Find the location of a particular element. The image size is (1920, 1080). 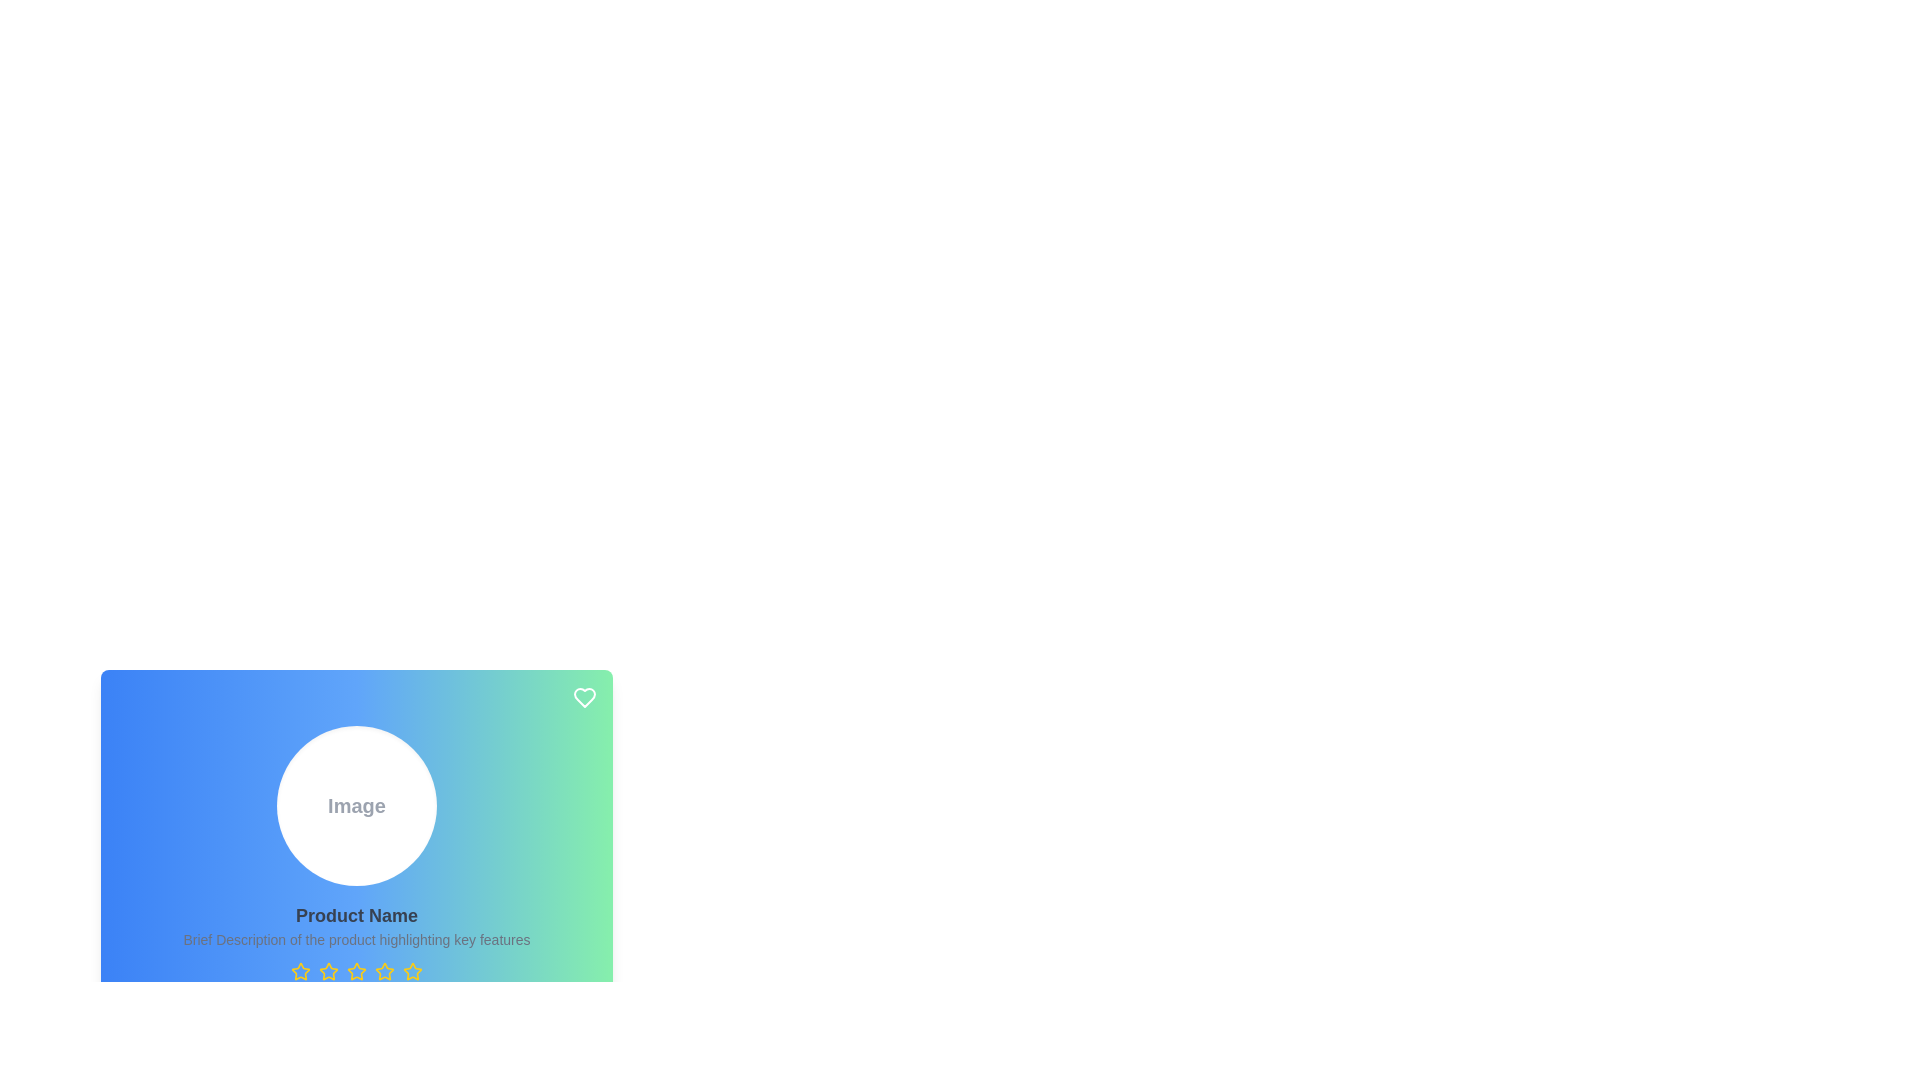

the Graphical Placeholder, a circular component with a white background and centered text displaying 'Image' in gray, bold font is located at coordinates (356, 805).